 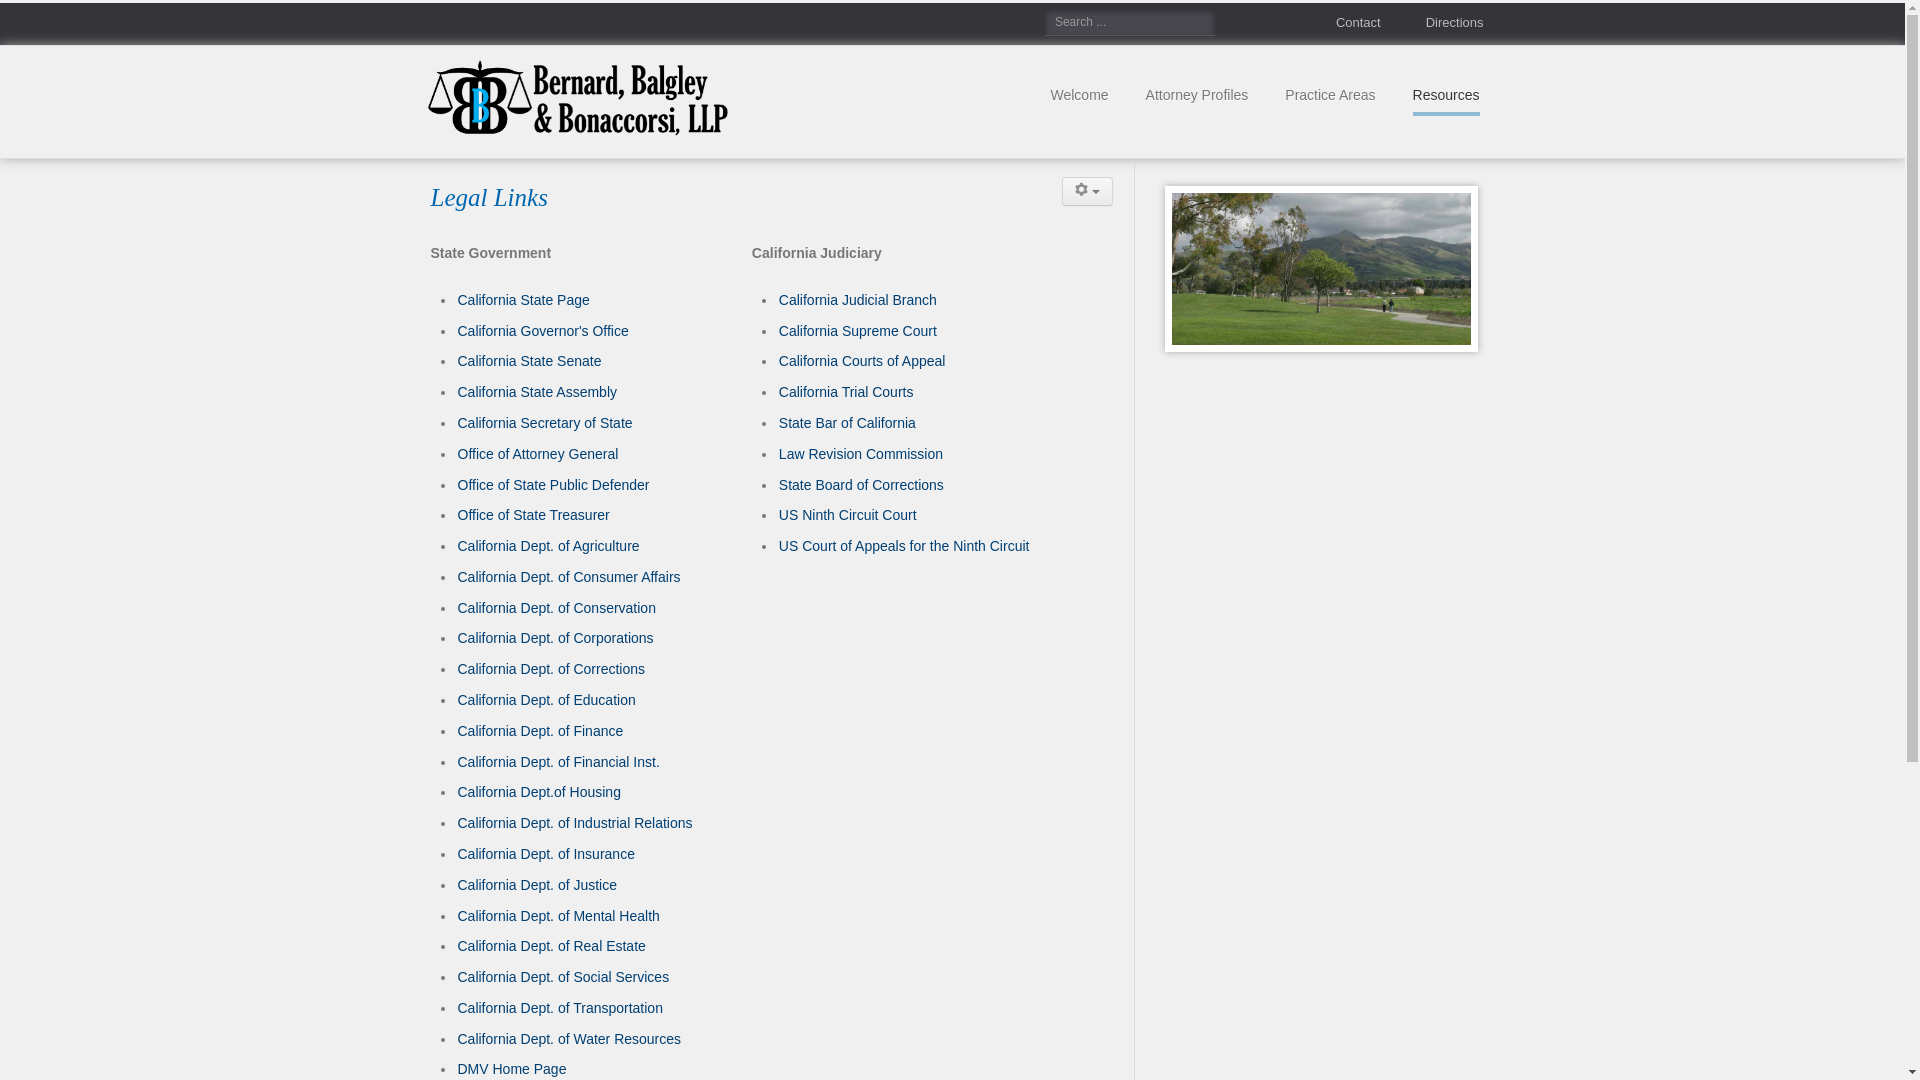 I want to click on 'California Dept. of Real Estate', so click(x=552, y=945).